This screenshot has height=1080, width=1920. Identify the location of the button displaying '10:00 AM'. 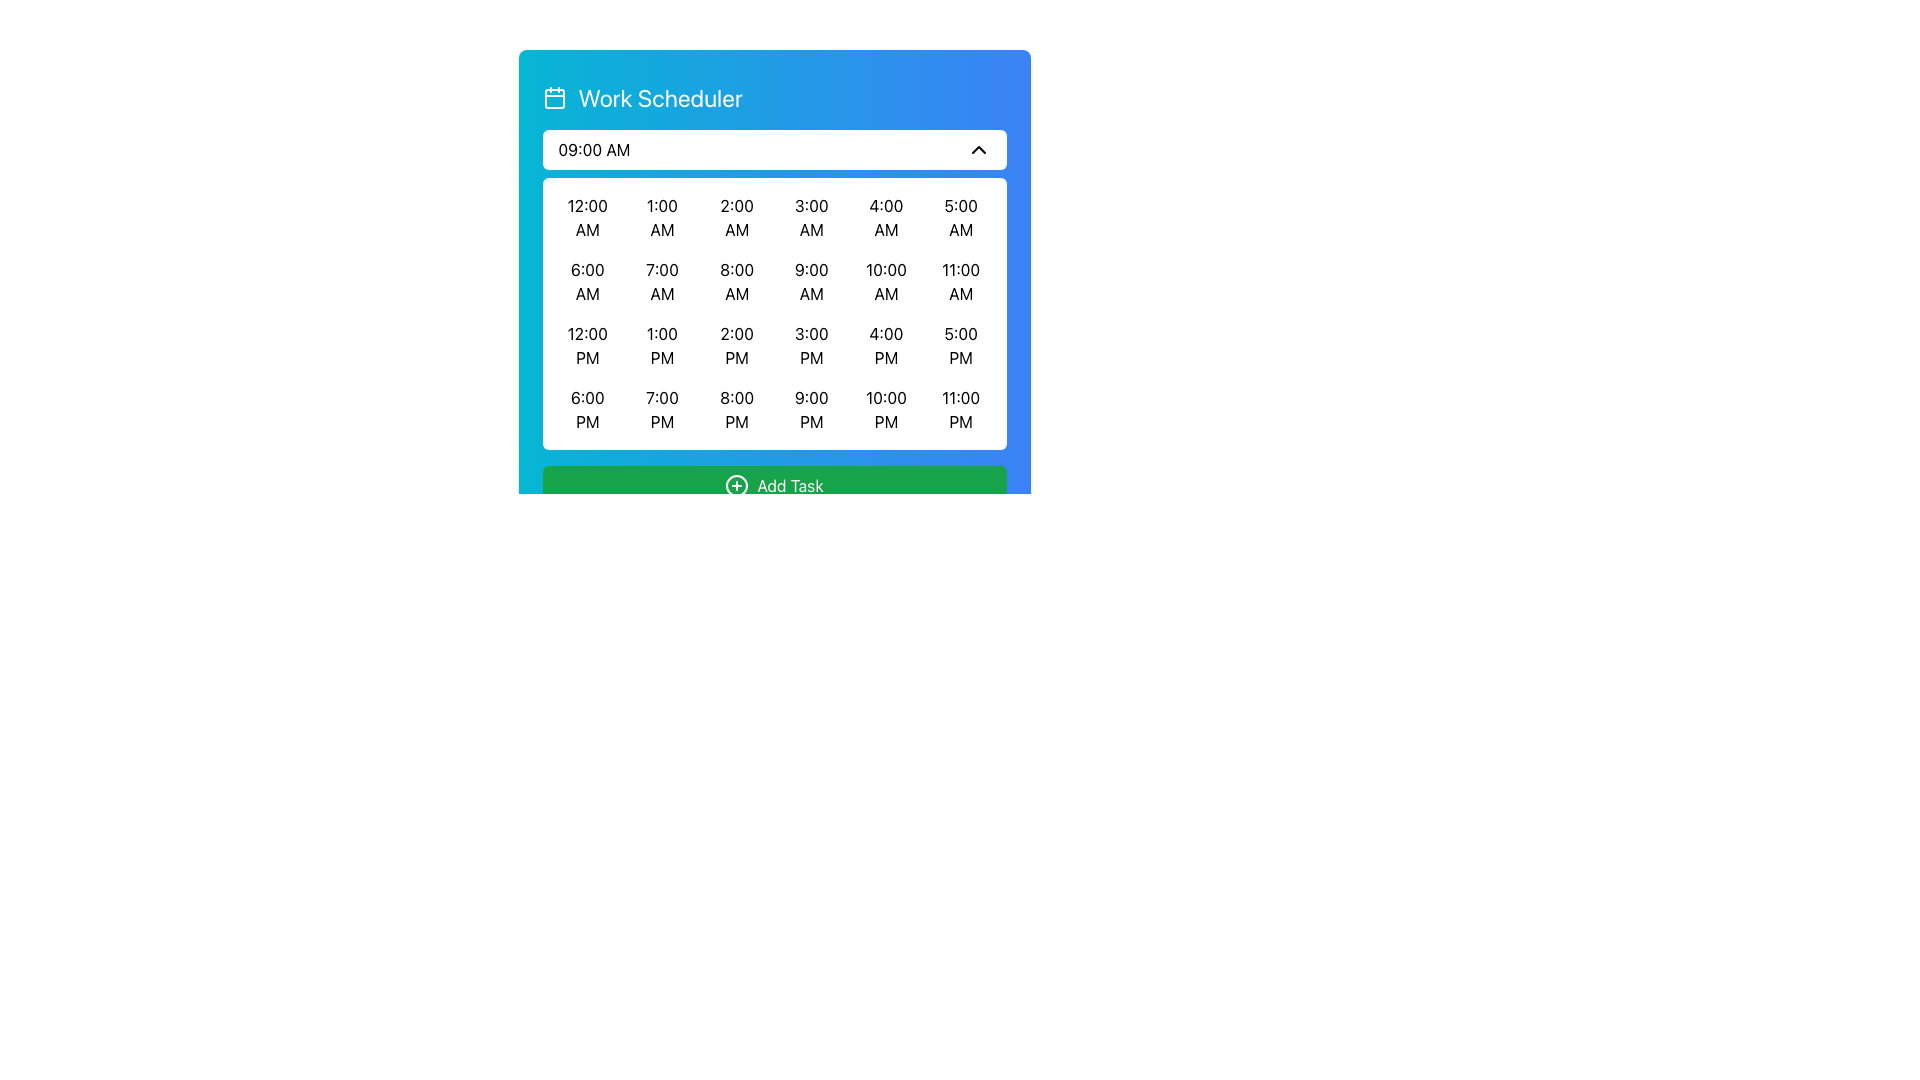
(885, 281).